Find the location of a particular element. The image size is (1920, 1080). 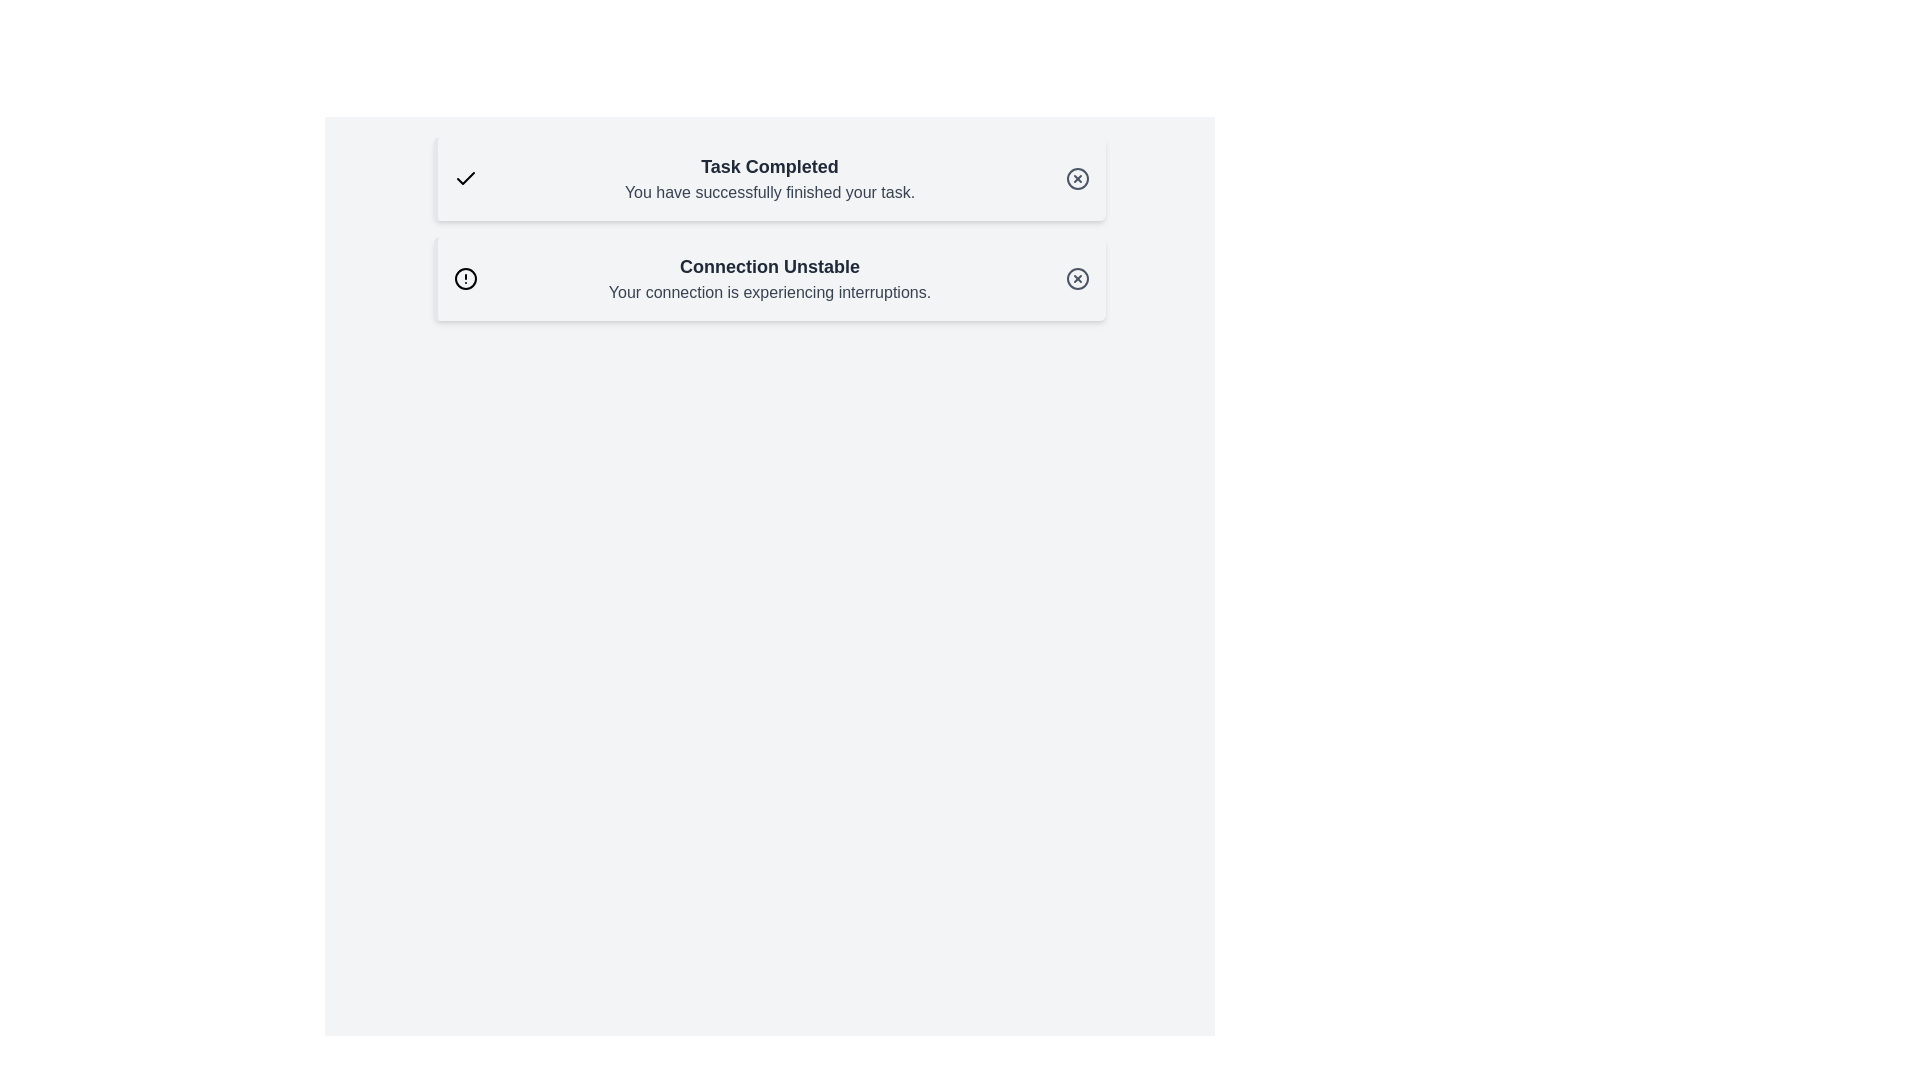

the checkmark icon located within the top notification rectangle, adjacent to the 'Task Completed' text is located at coordinates (464, 177).